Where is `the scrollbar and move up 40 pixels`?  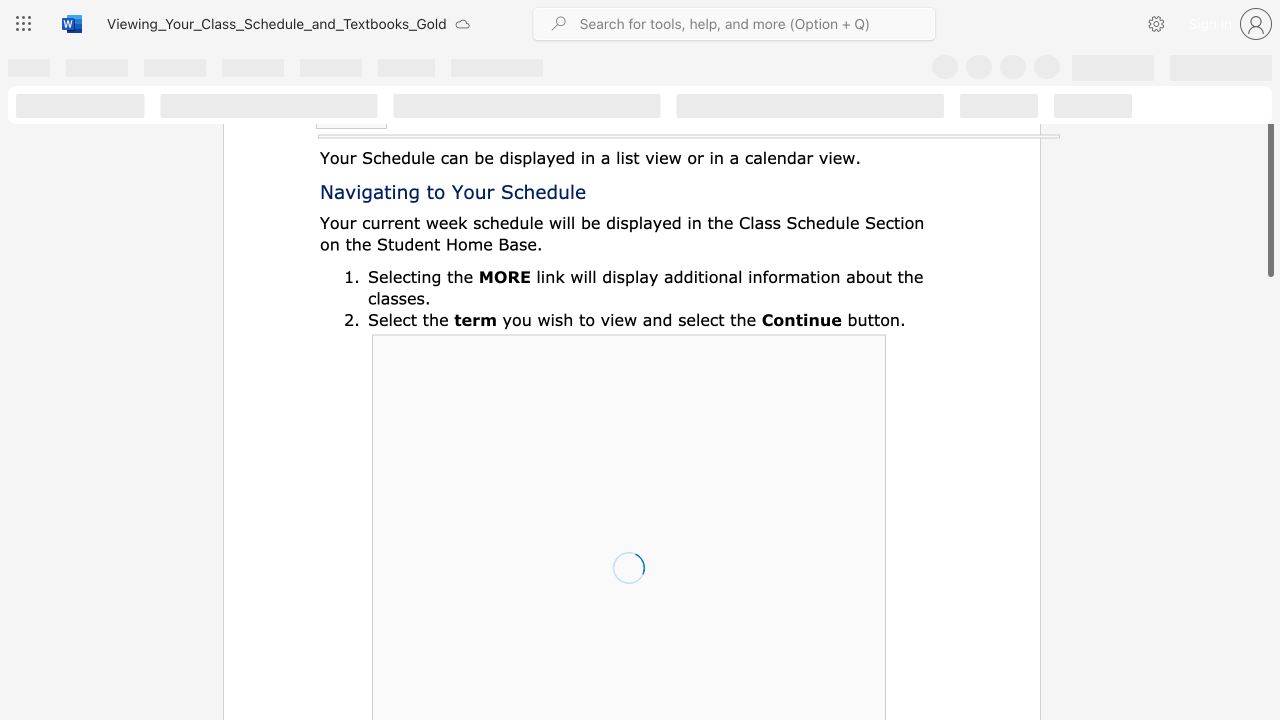 the scrollbar and move up 40 pixels is located at coordinates (1269, 178).